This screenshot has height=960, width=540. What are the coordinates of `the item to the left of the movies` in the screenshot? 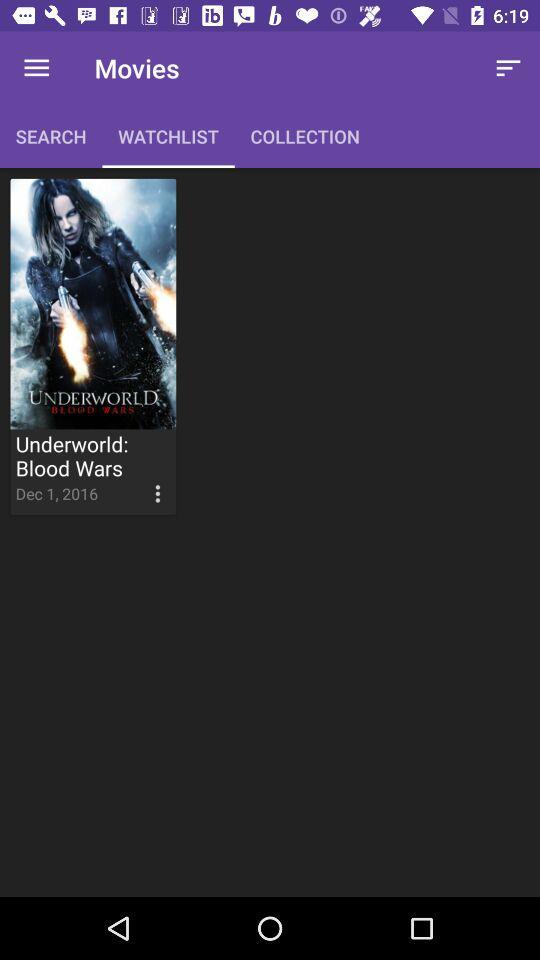 It's located at (36, 68).